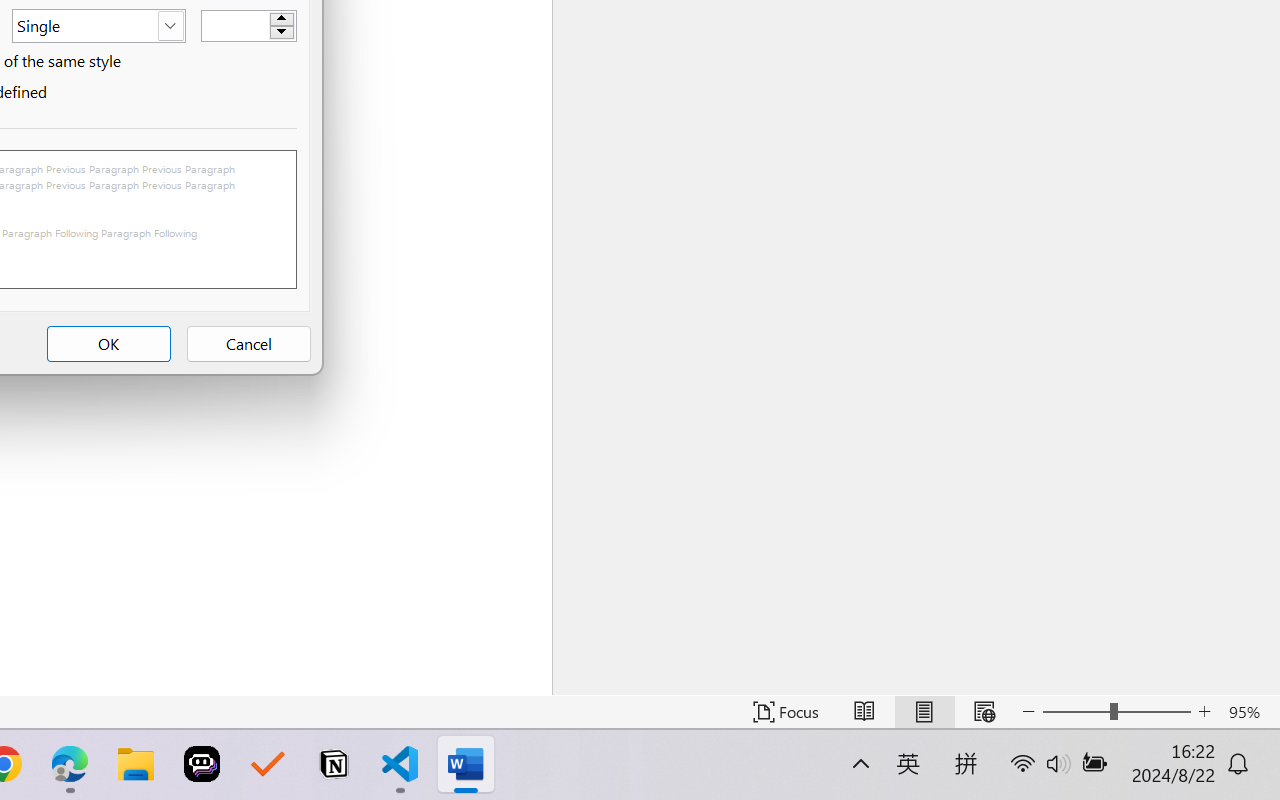  I want to click on 'Zoom 95%', so click(1248, 711).